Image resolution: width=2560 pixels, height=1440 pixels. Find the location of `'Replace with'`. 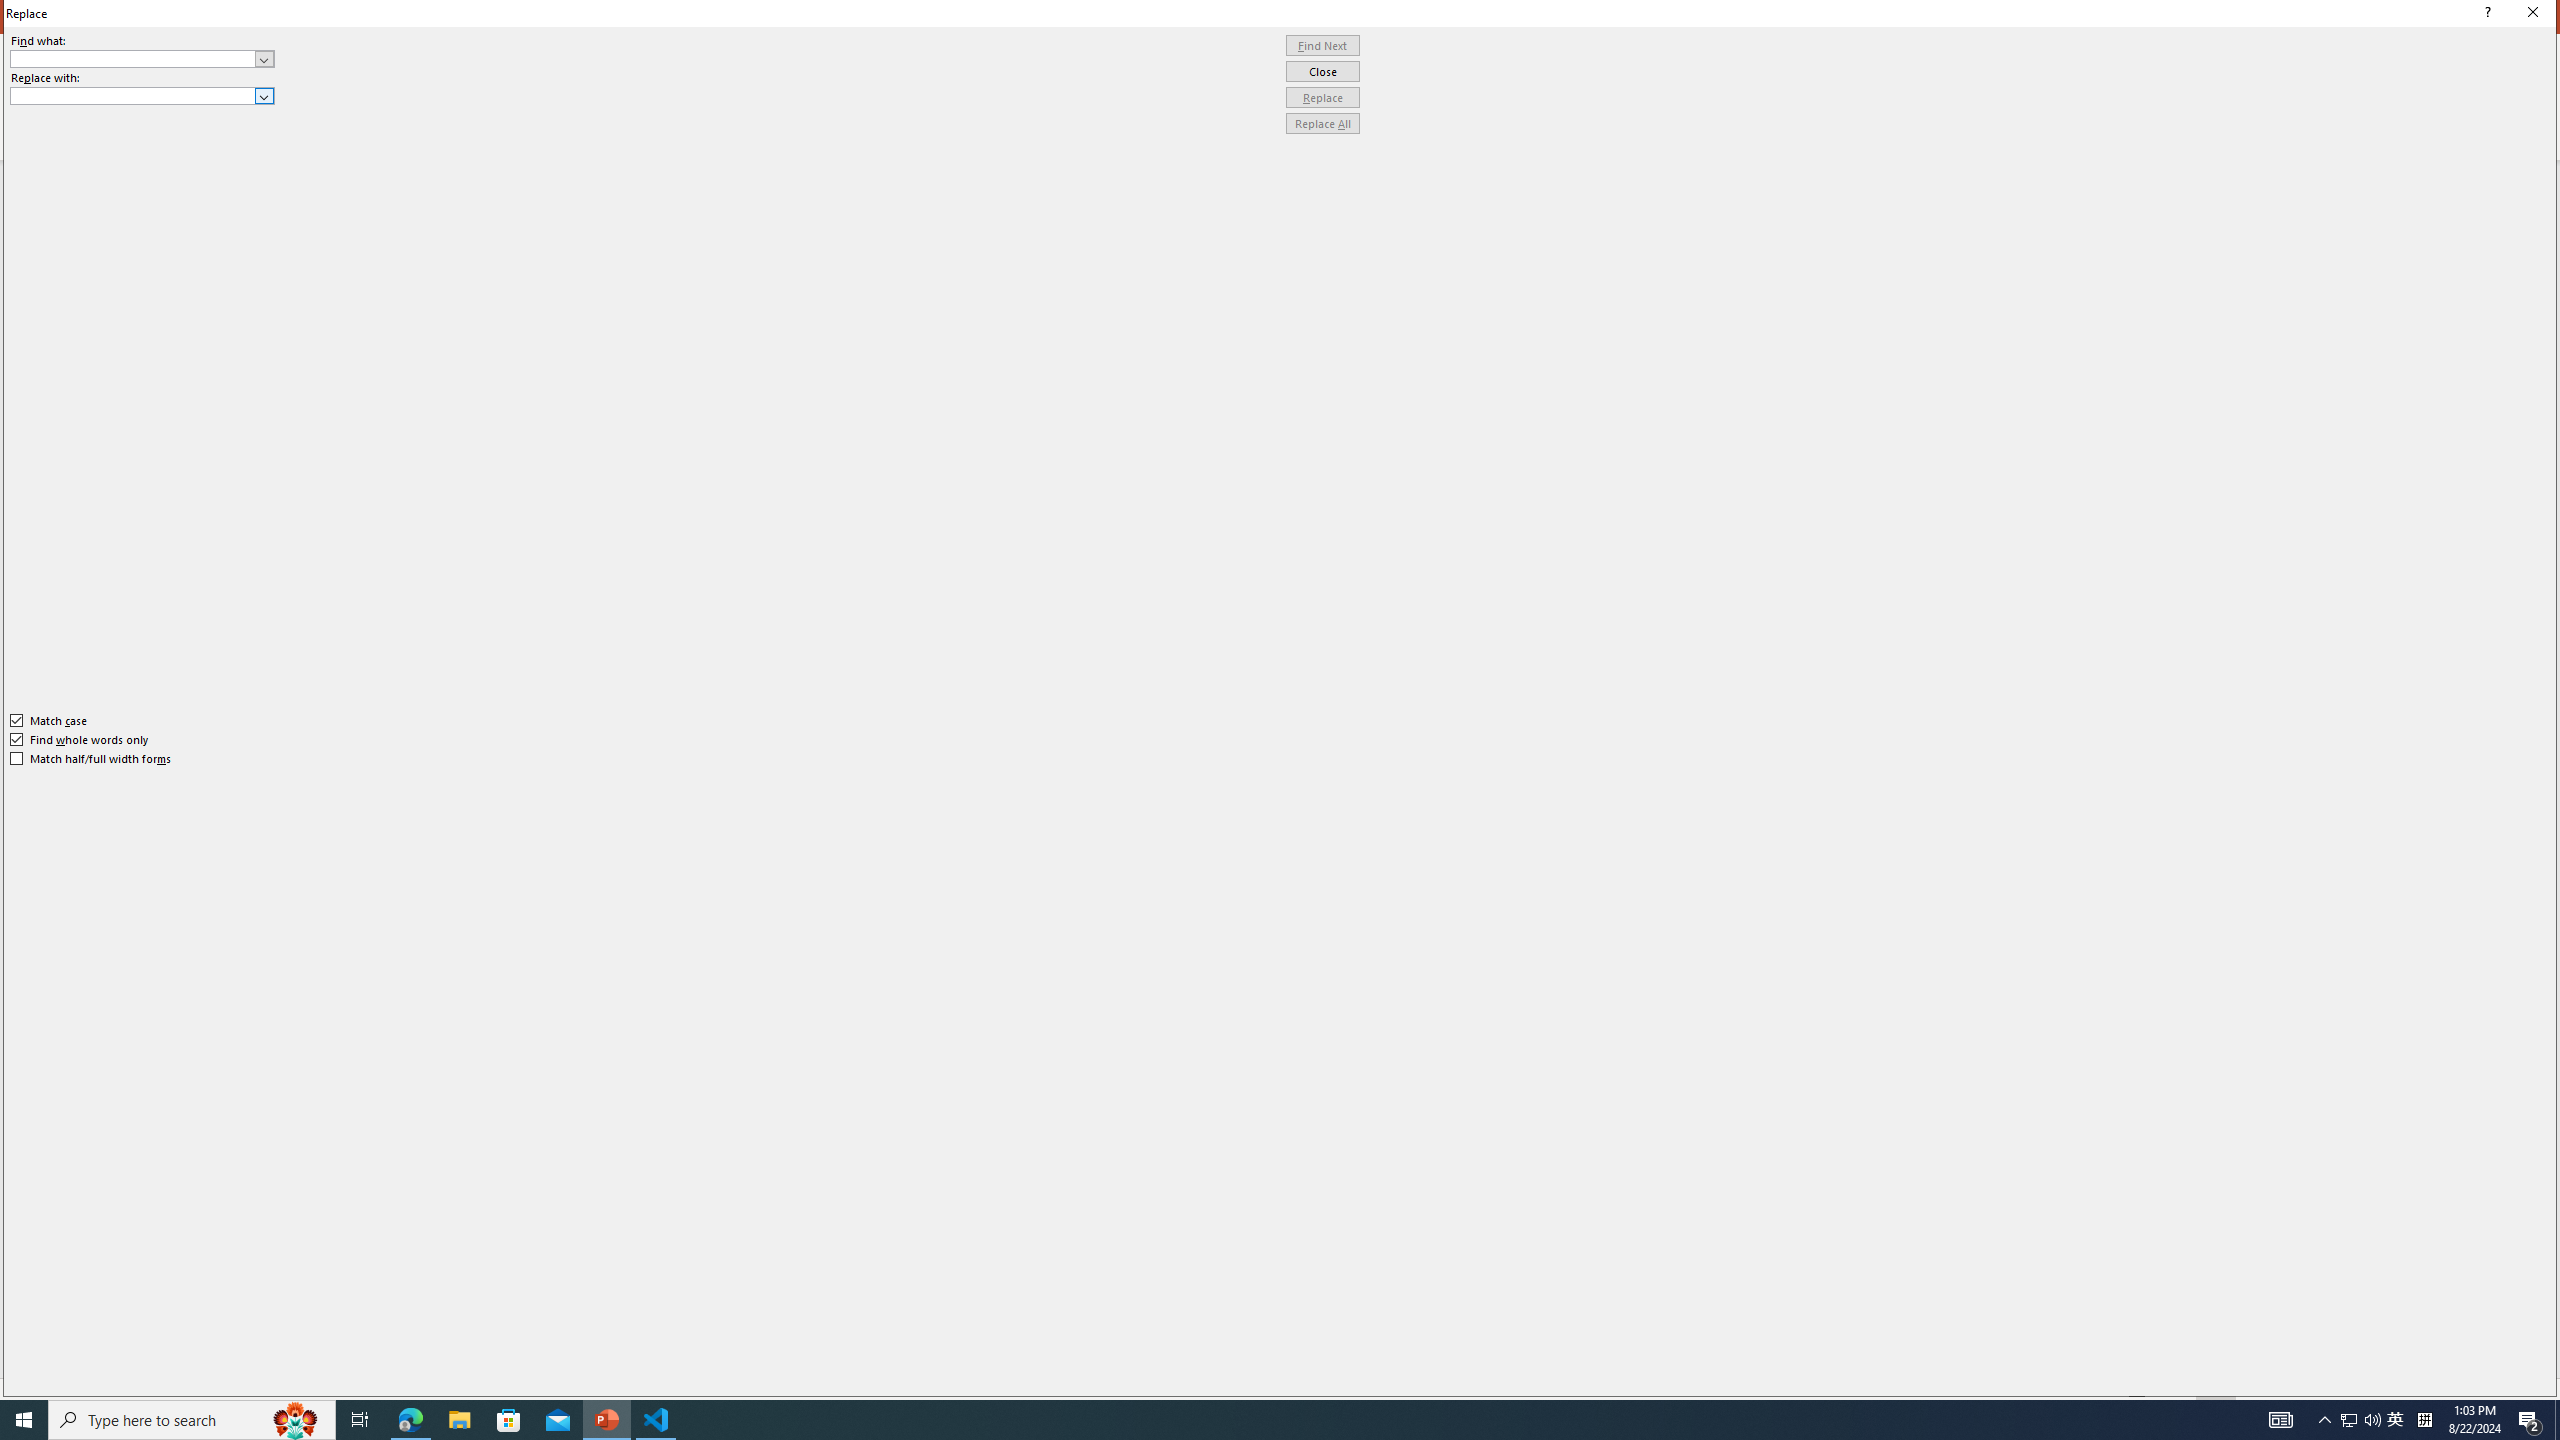

'Replace with' is located at coordinates (133, 95).